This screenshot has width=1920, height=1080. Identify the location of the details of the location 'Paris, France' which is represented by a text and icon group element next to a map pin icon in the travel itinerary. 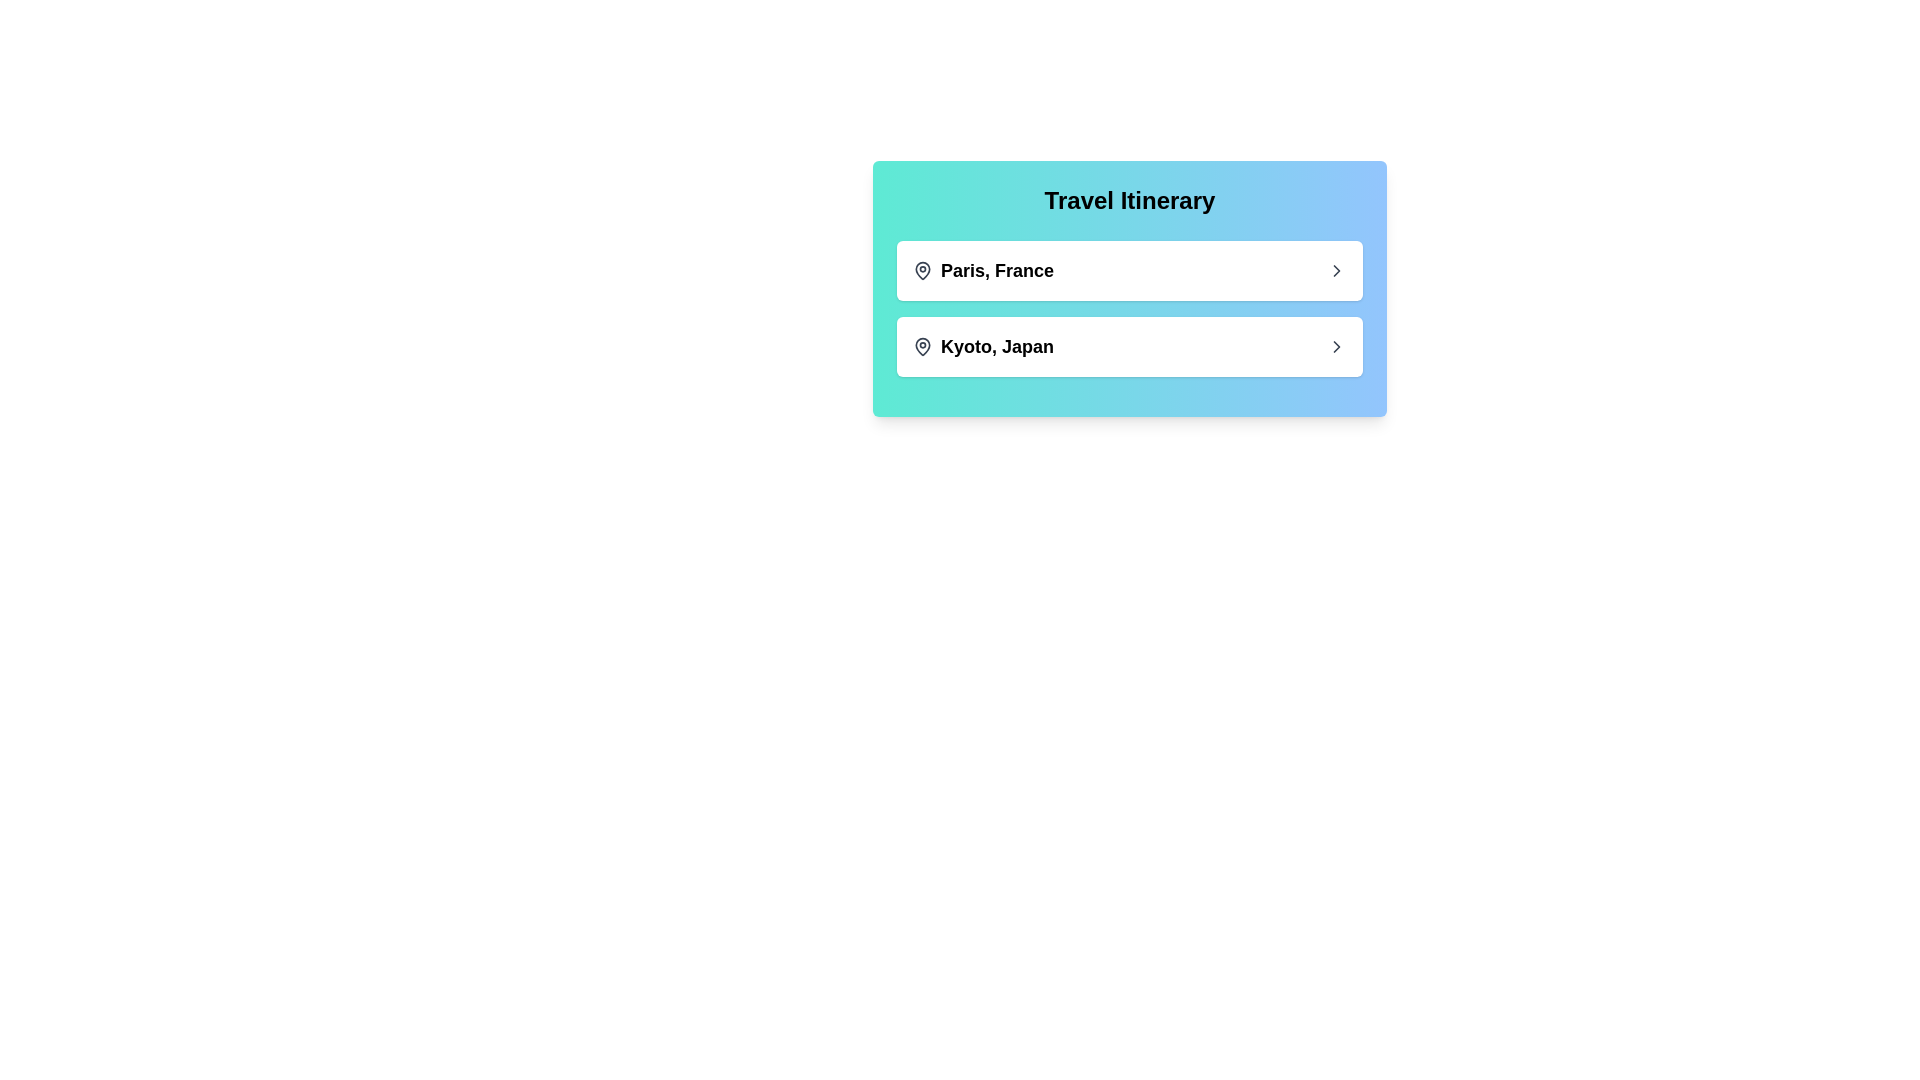
(983, 270).